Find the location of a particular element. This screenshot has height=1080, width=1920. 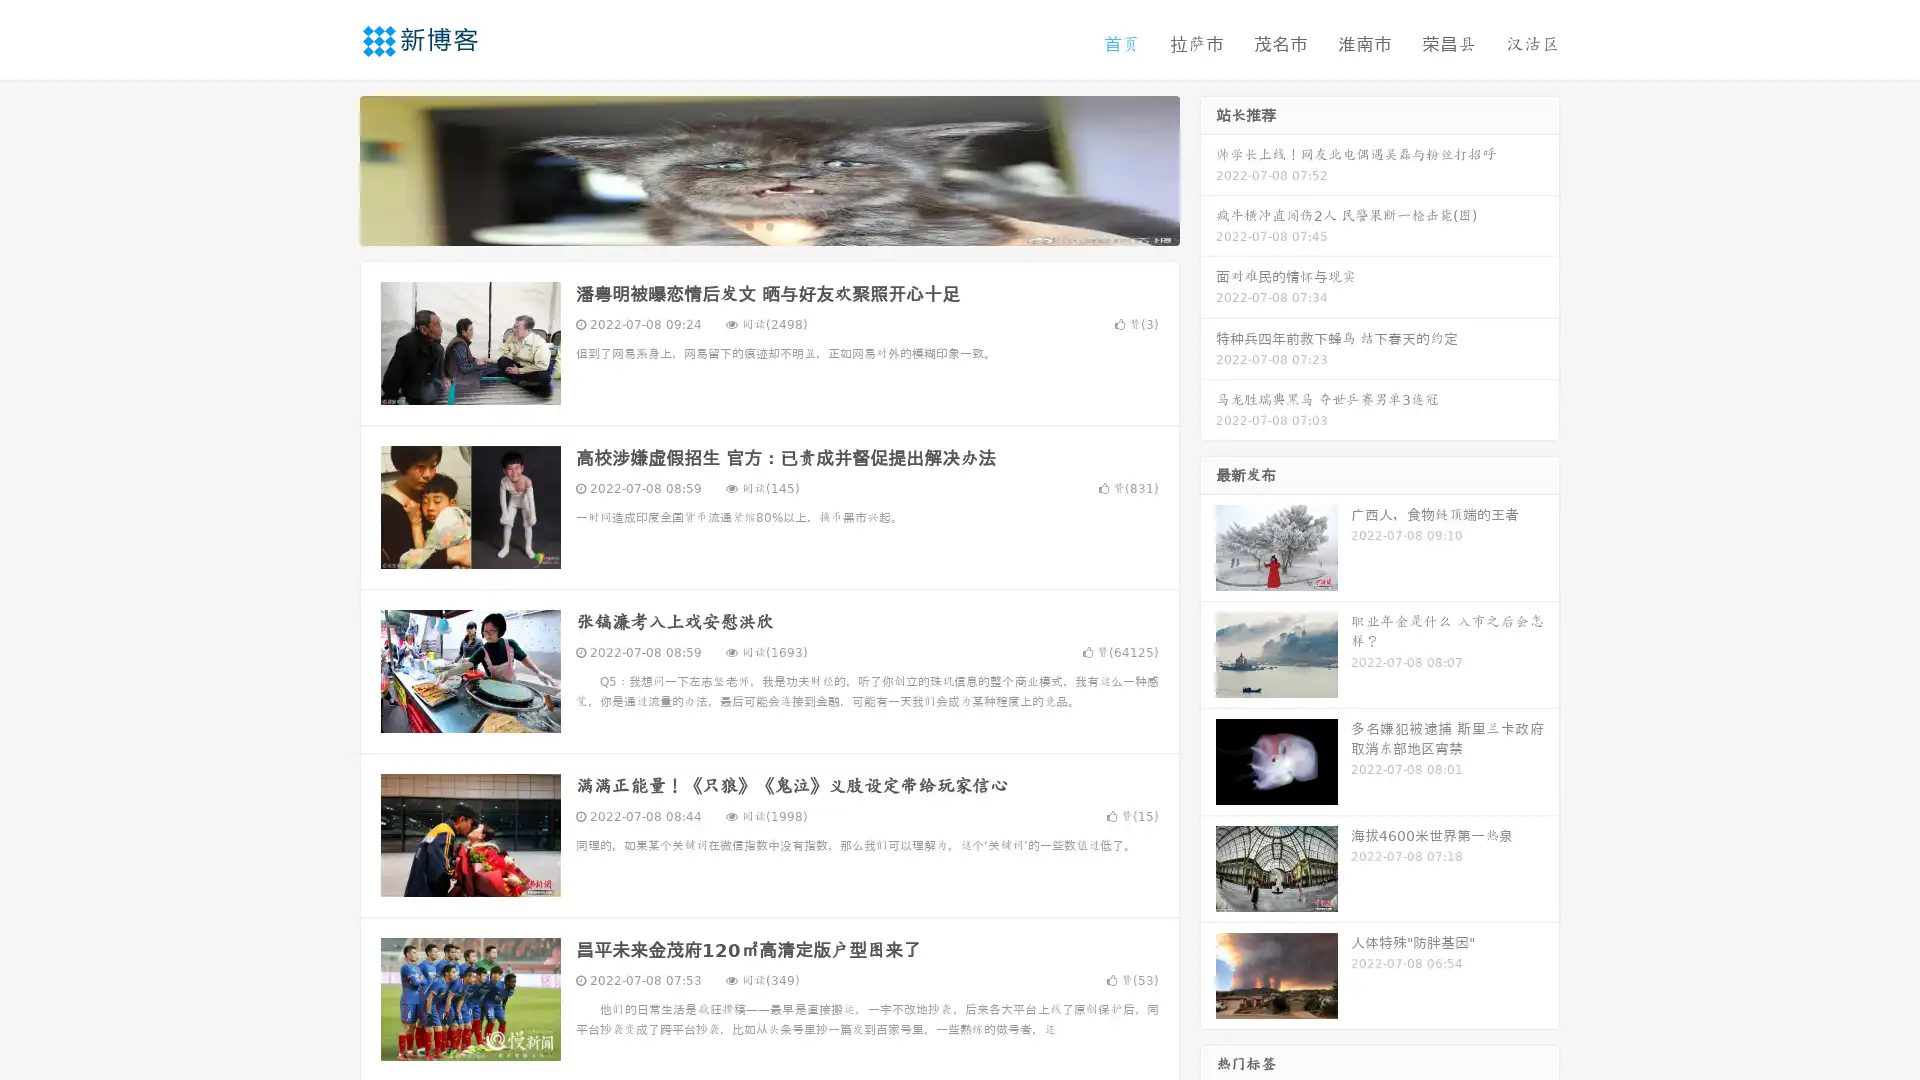

Go to slide 1 is located at coordinates (748, 225).